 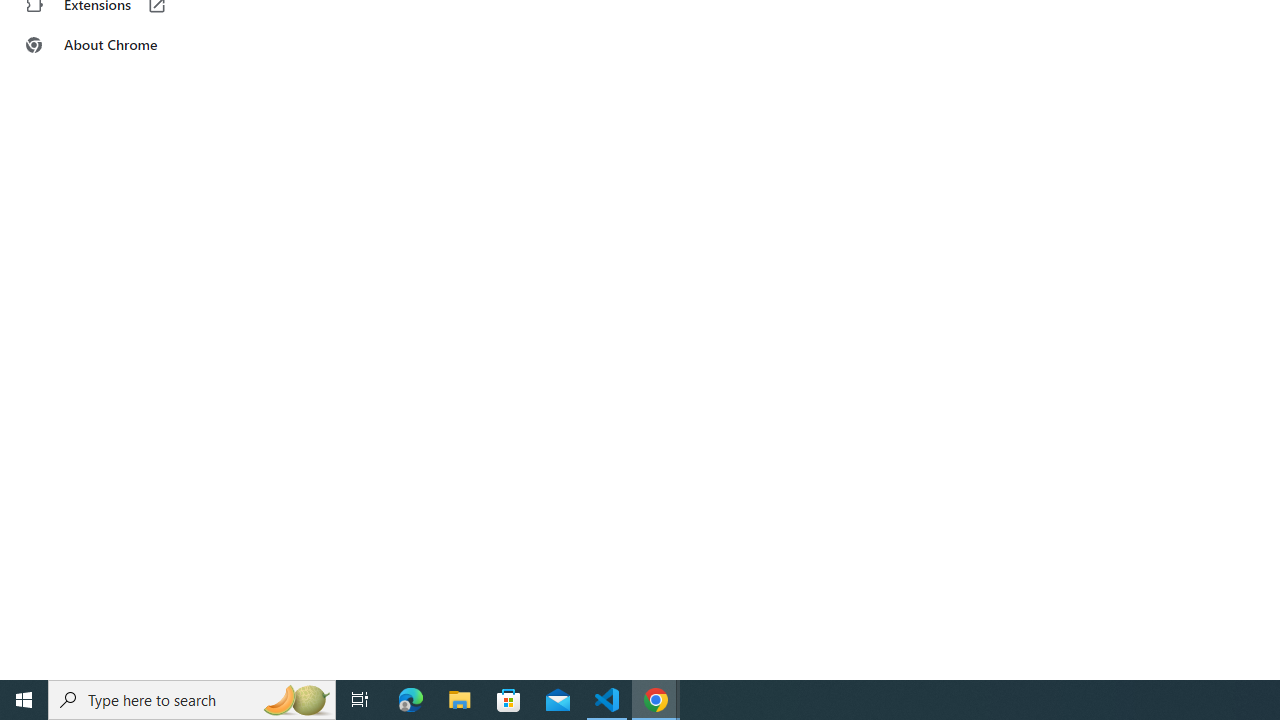 I want to click on 'Task View', so click(x=359, y=698).